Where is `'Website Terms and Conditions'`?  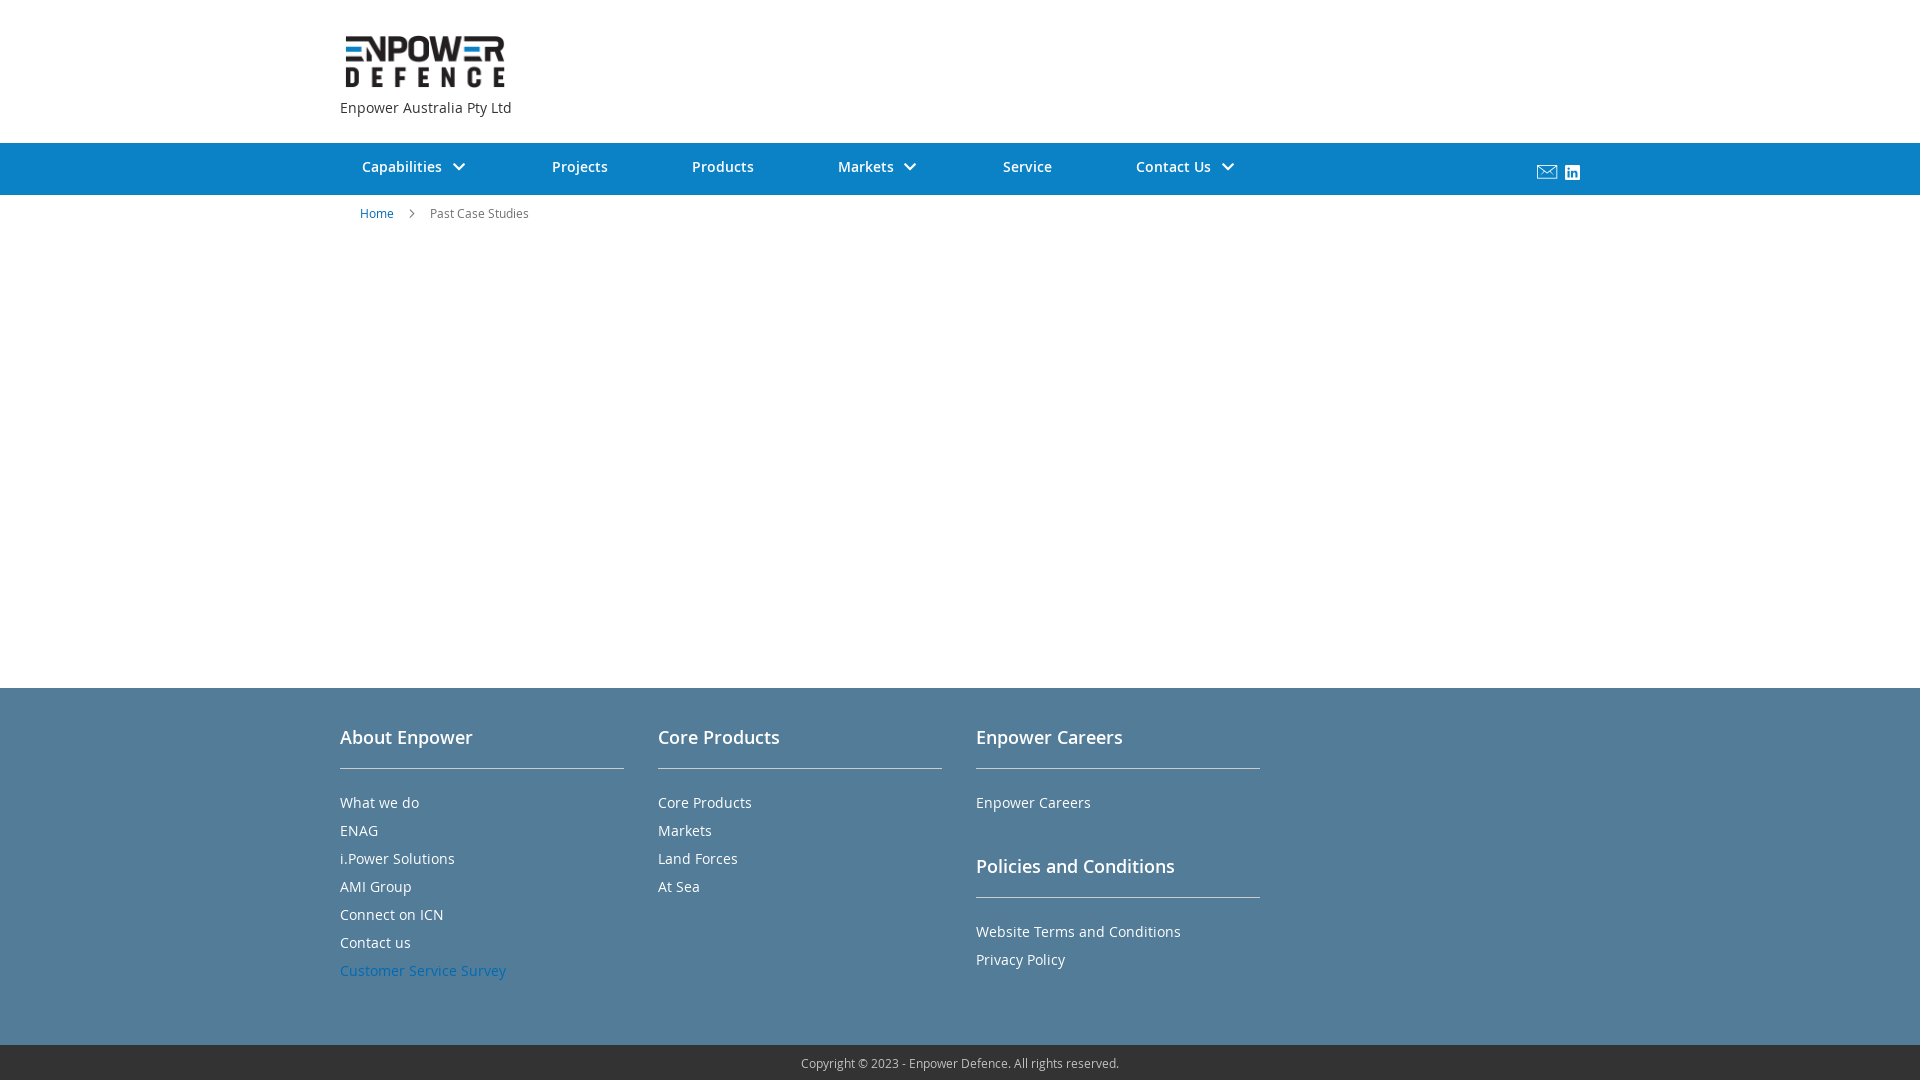
'Website Terms and Conditions' is located at coordinates (1077, 931).